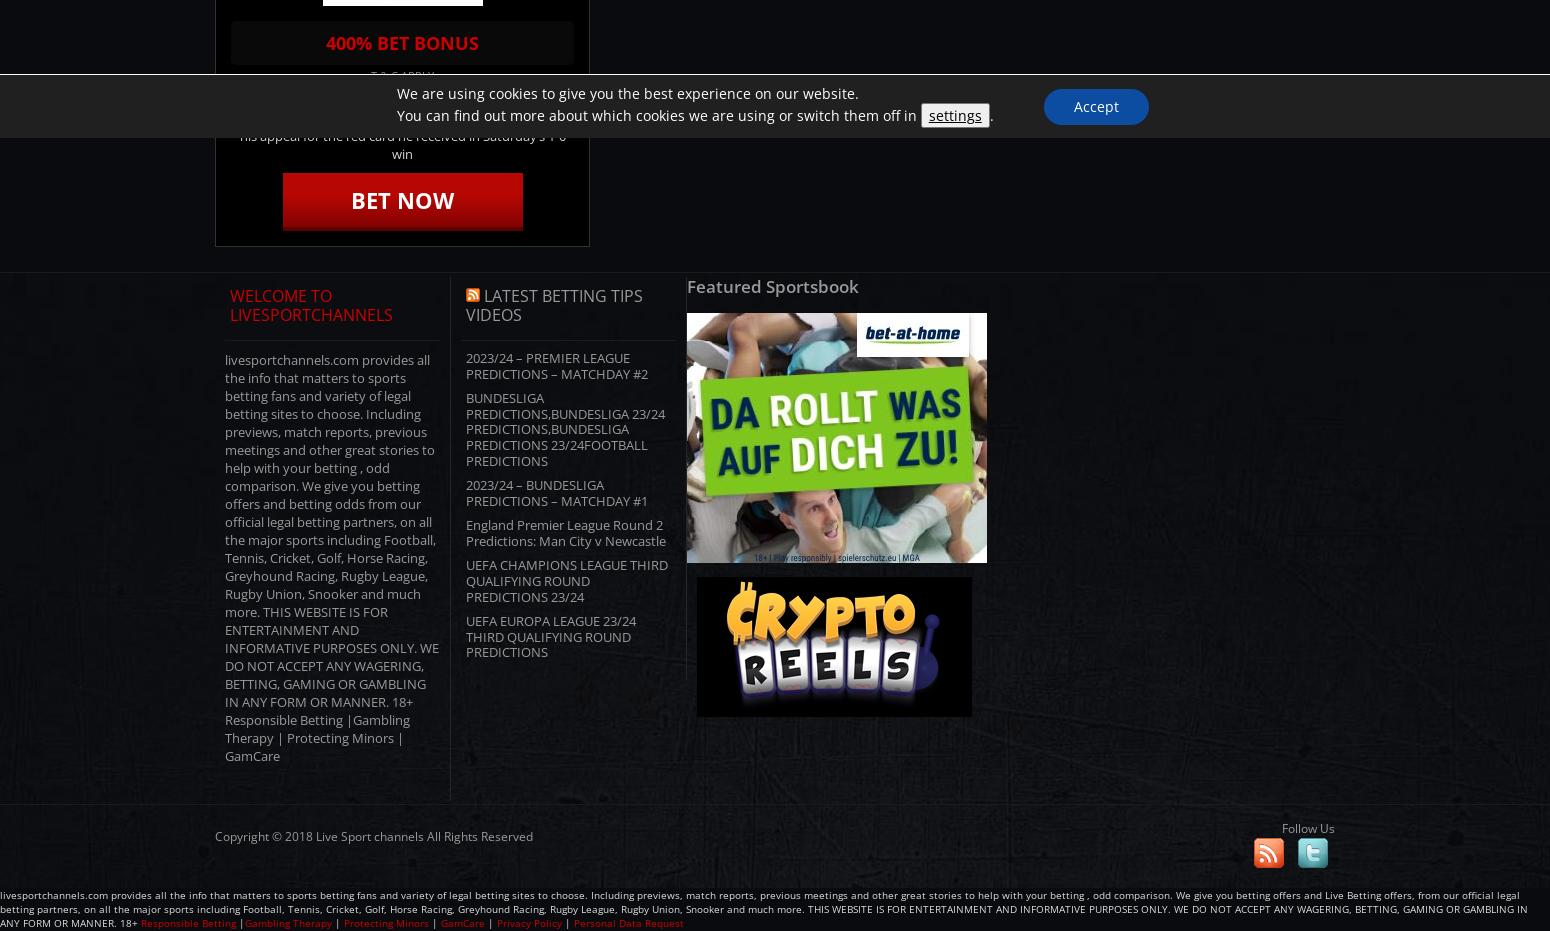  Describe the element at coordinates (310, 303) in the screenshot. I see `'Welcome To LiveSportChannels'` at that location.